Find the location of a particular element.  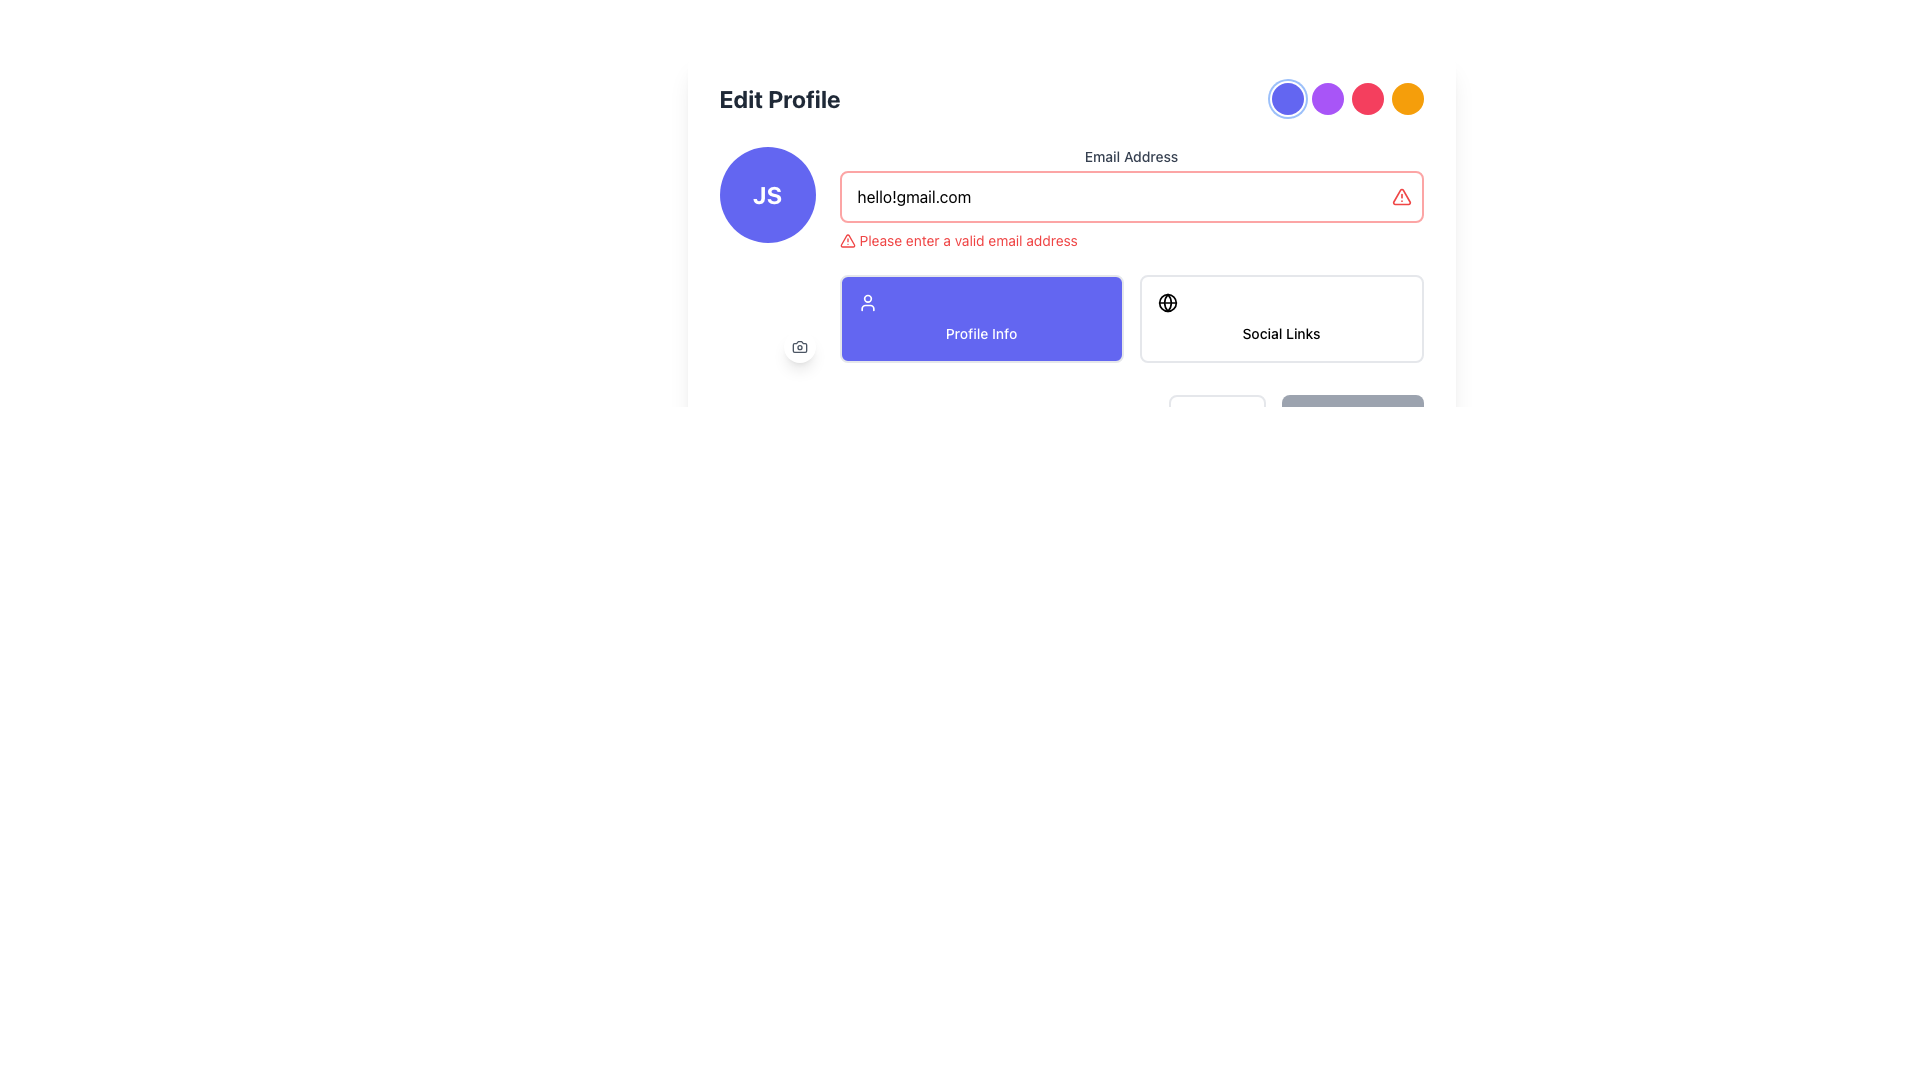

the Alert/Warning icon next to the 'Email Address' input field to read the tooltip if available is located at coordinates (1400, 196).